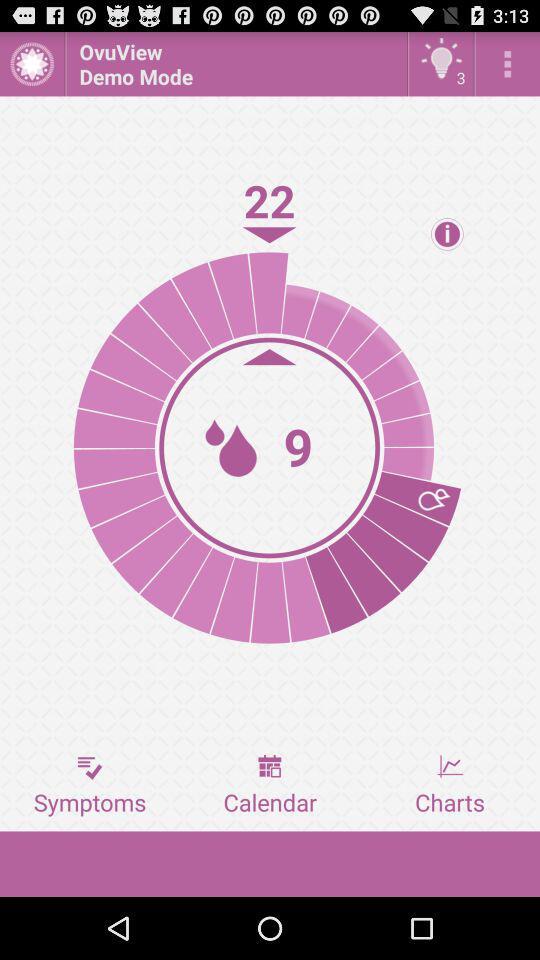  Describe the element at coordinates (507, 68) in the screenshot. I see `the more icon` at that location.